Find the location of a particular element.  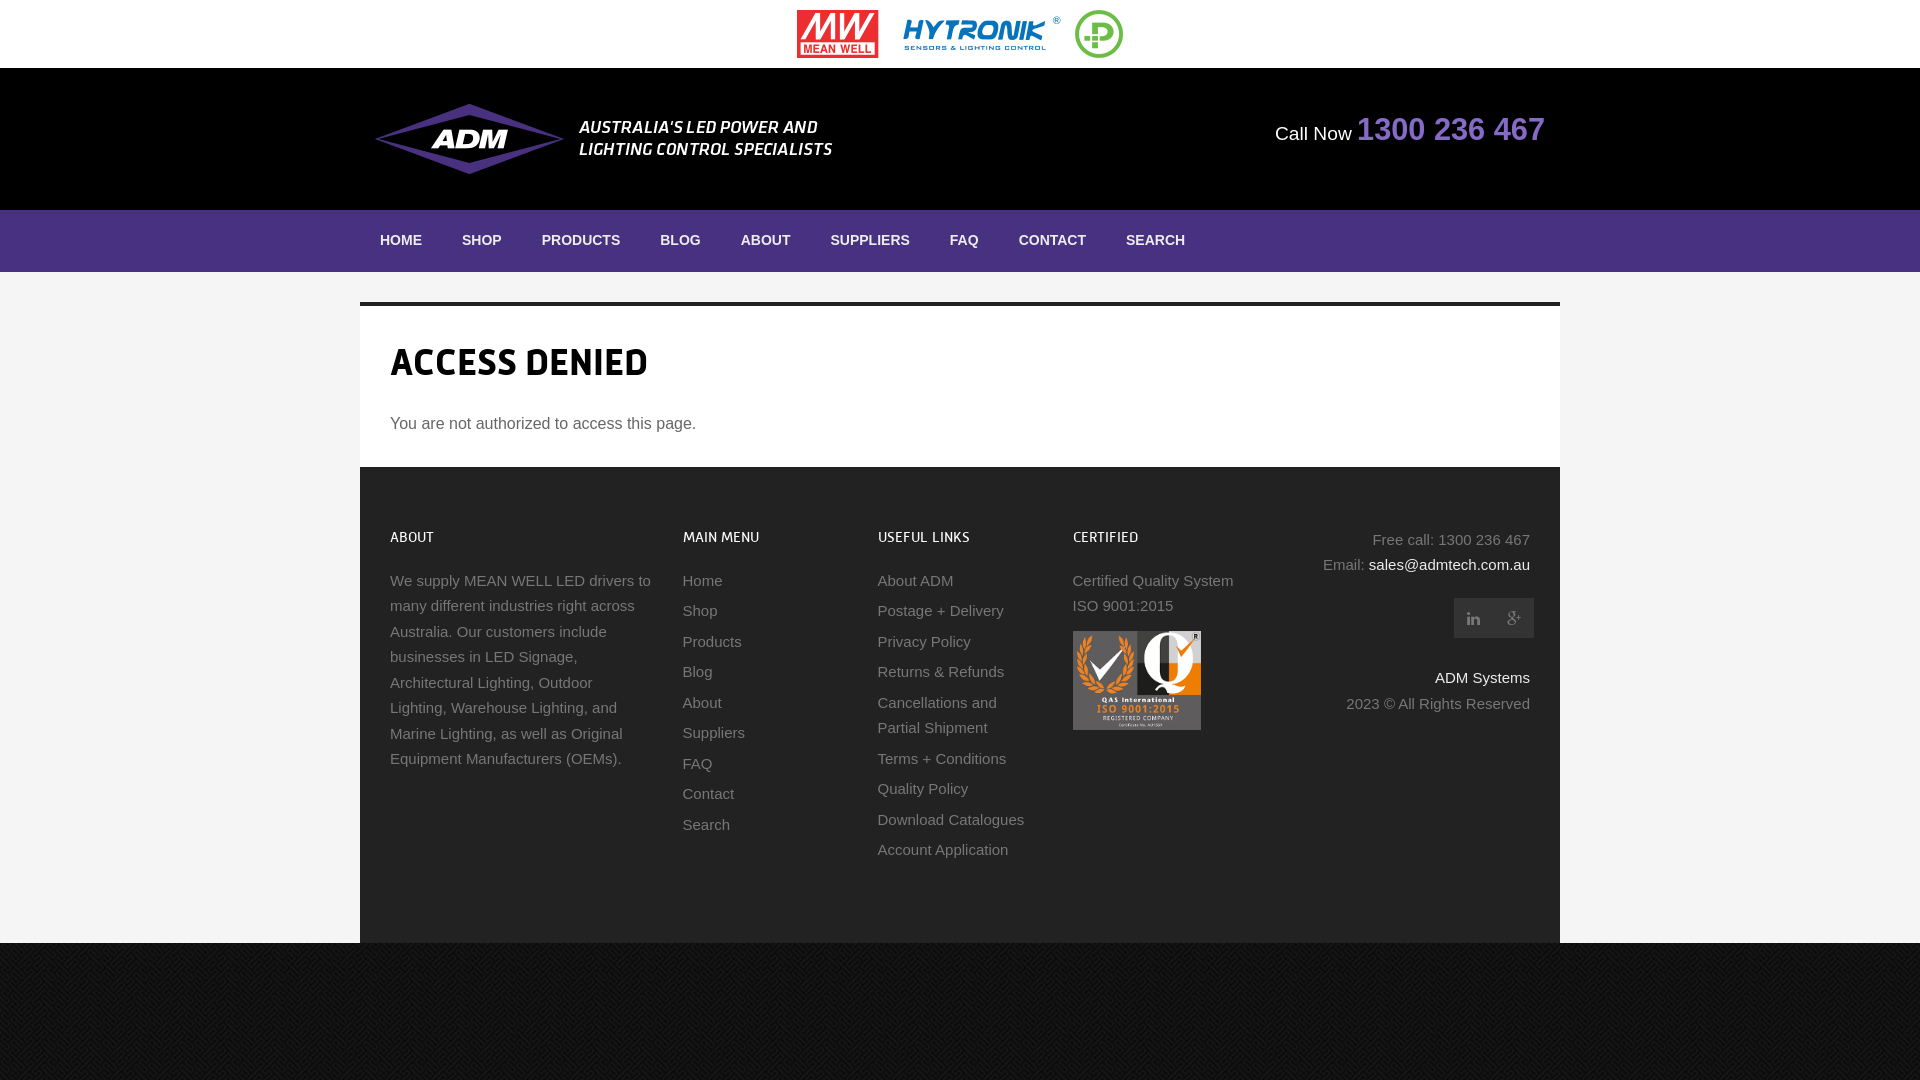

'CONTACT' is located at coordinates (1051, 239).